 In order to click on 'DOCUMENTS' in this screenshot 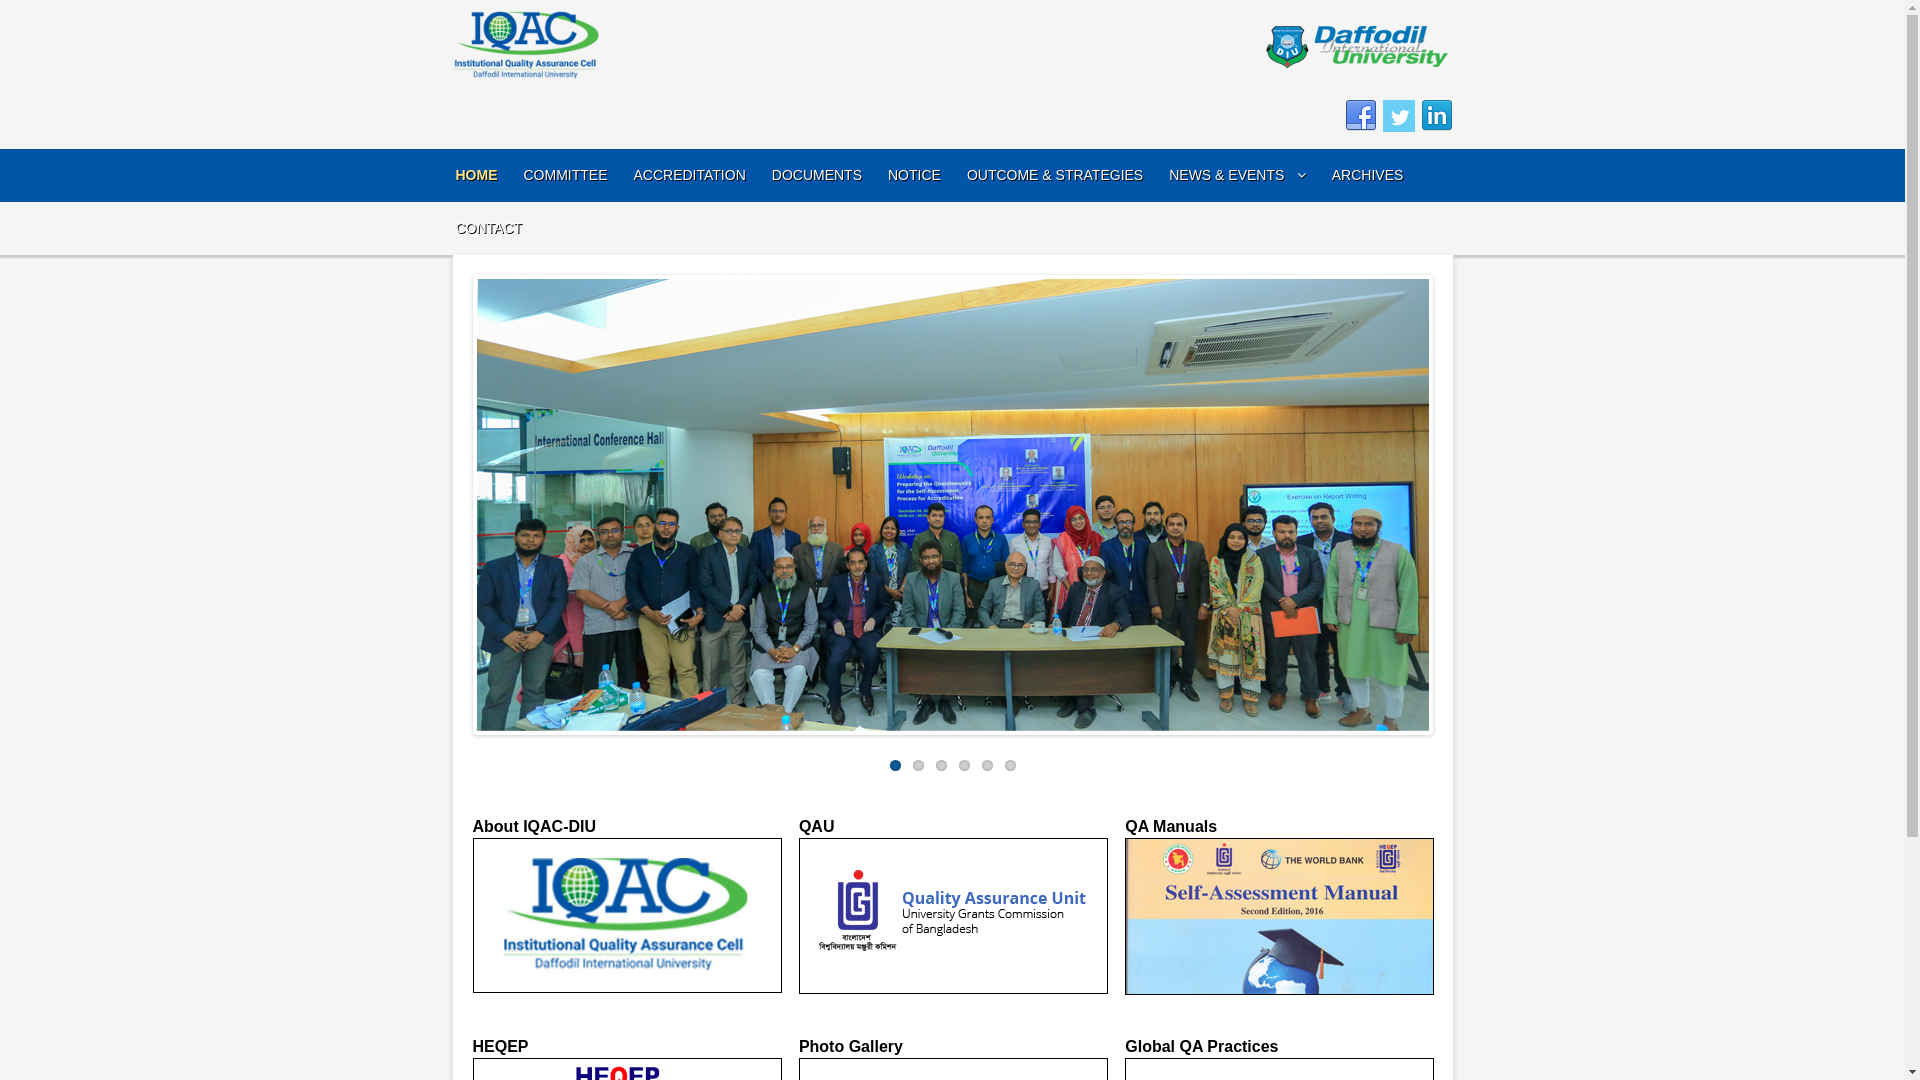, I will do `click(771, 174)`.